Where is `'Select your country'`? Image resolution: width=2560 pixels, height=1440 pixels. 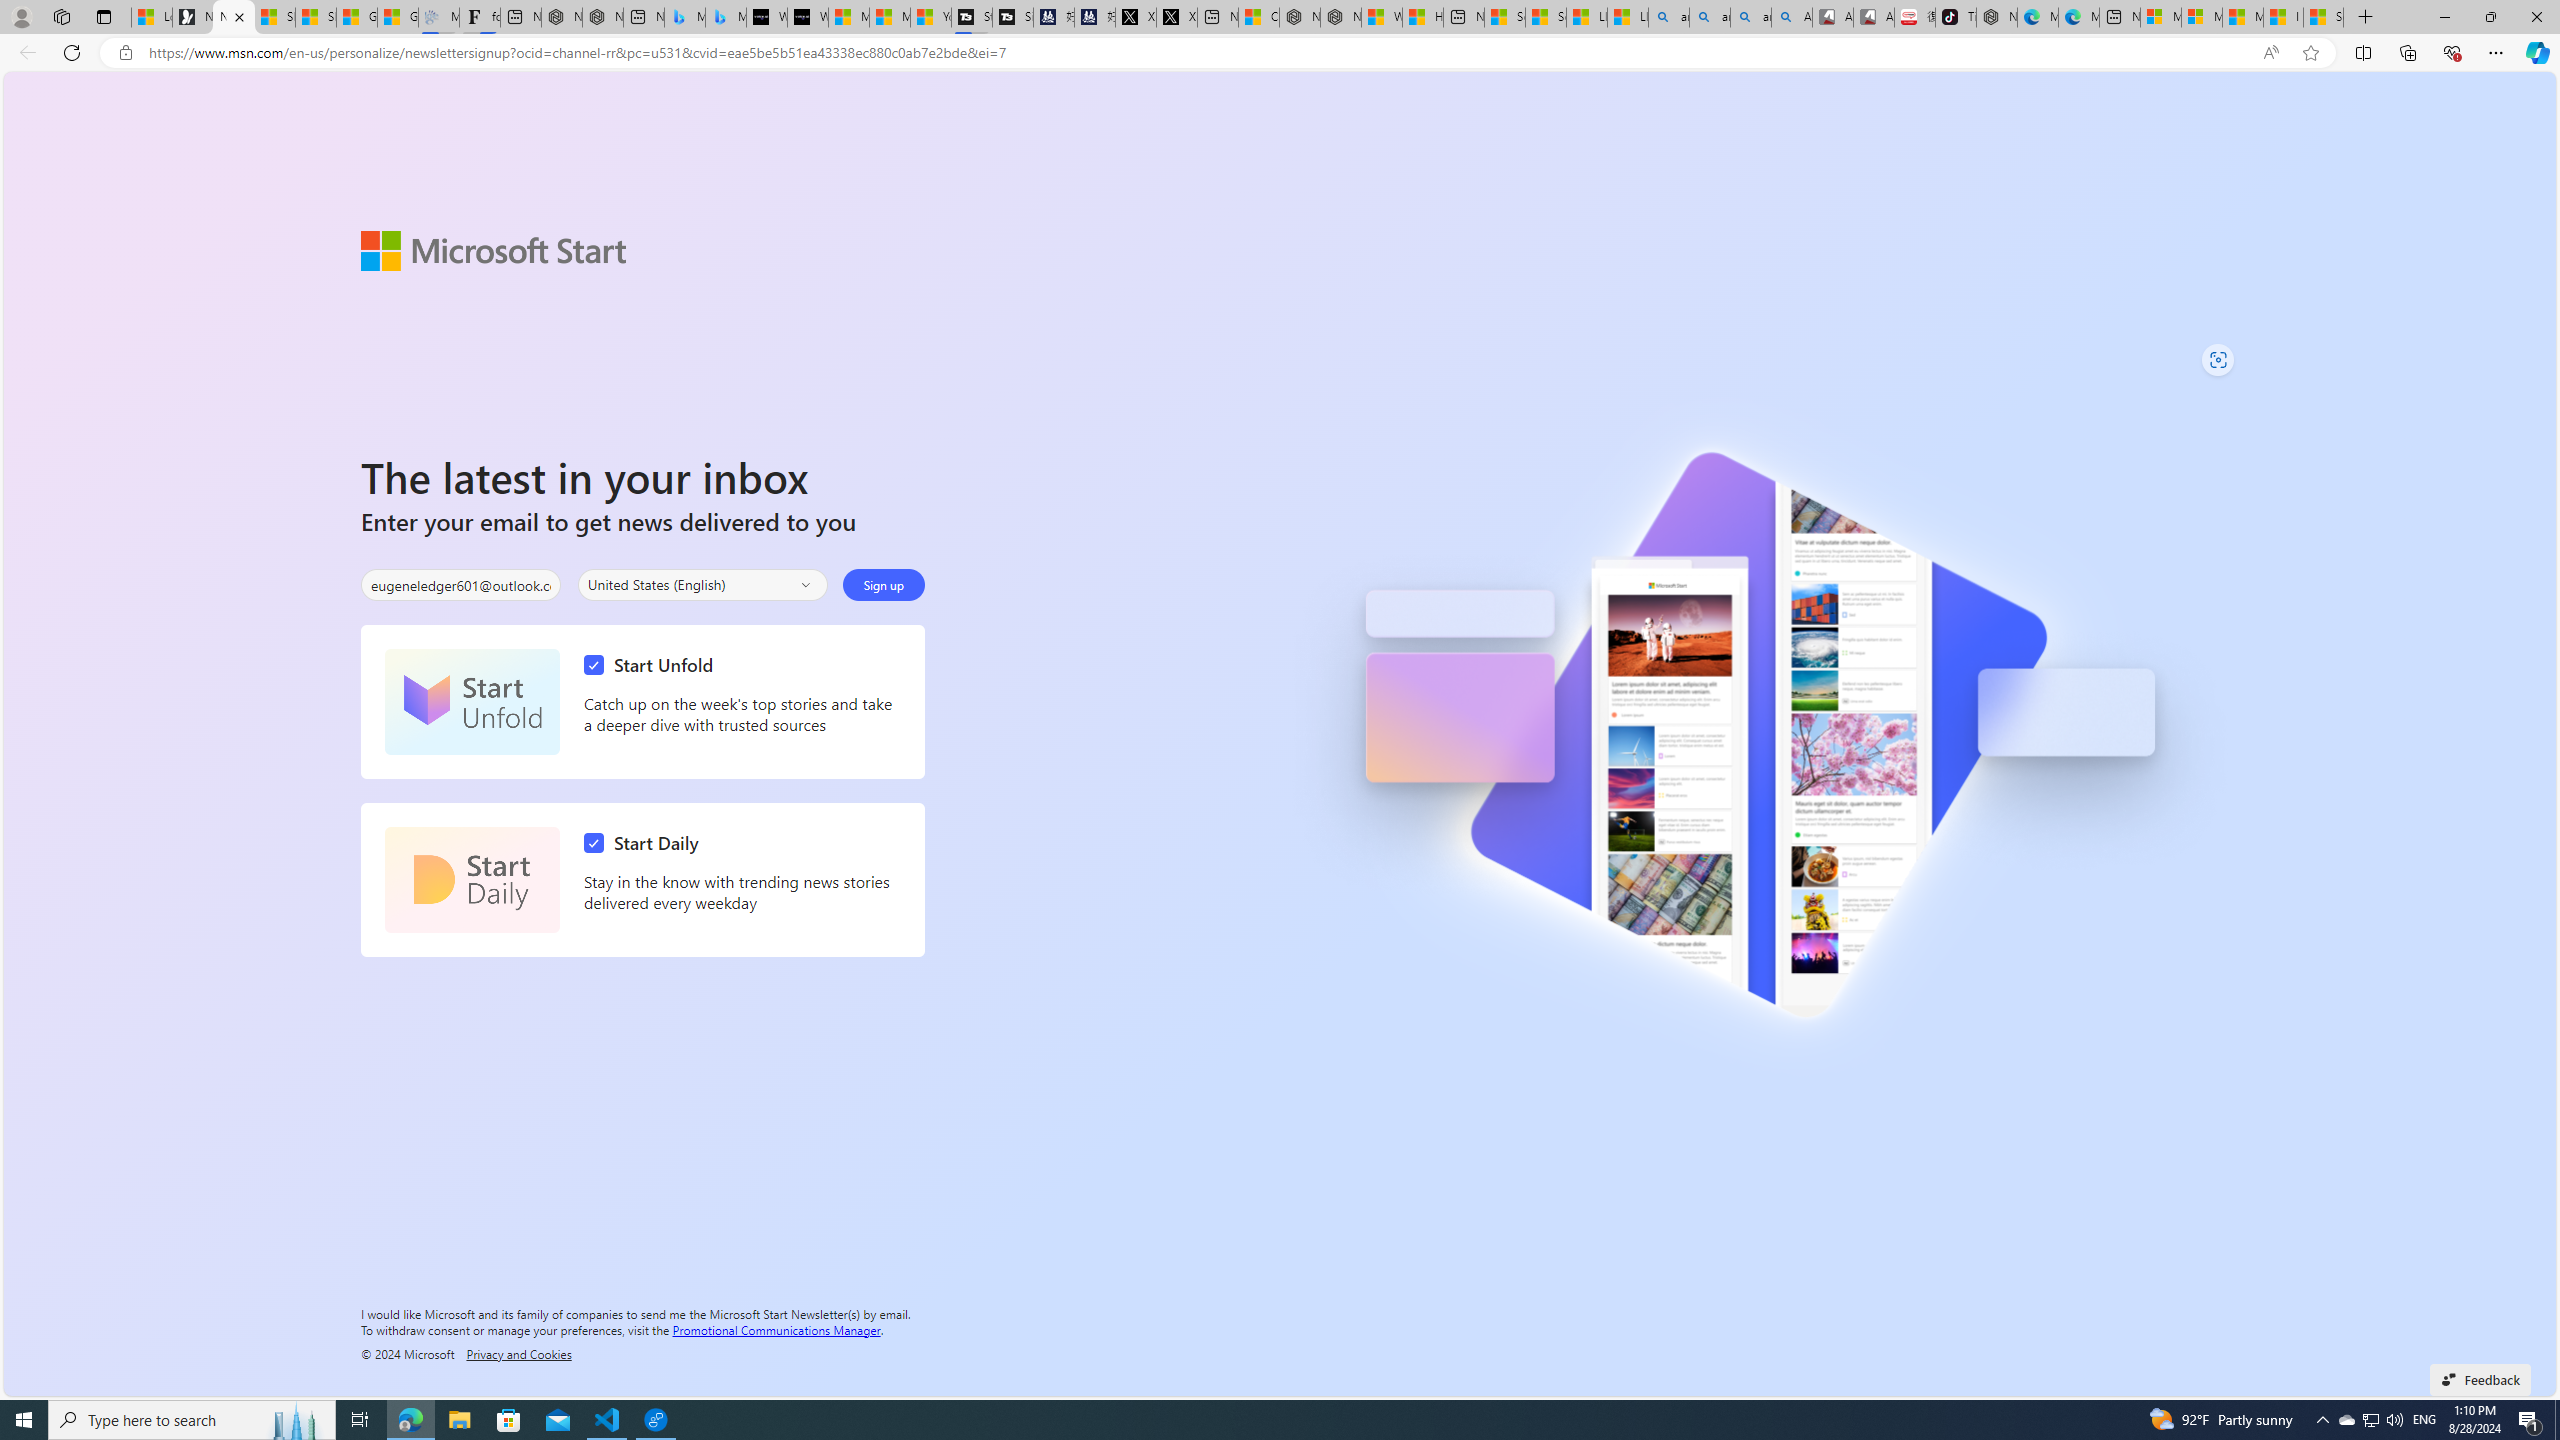
'Select your country' is located at coordinates (701, 585).